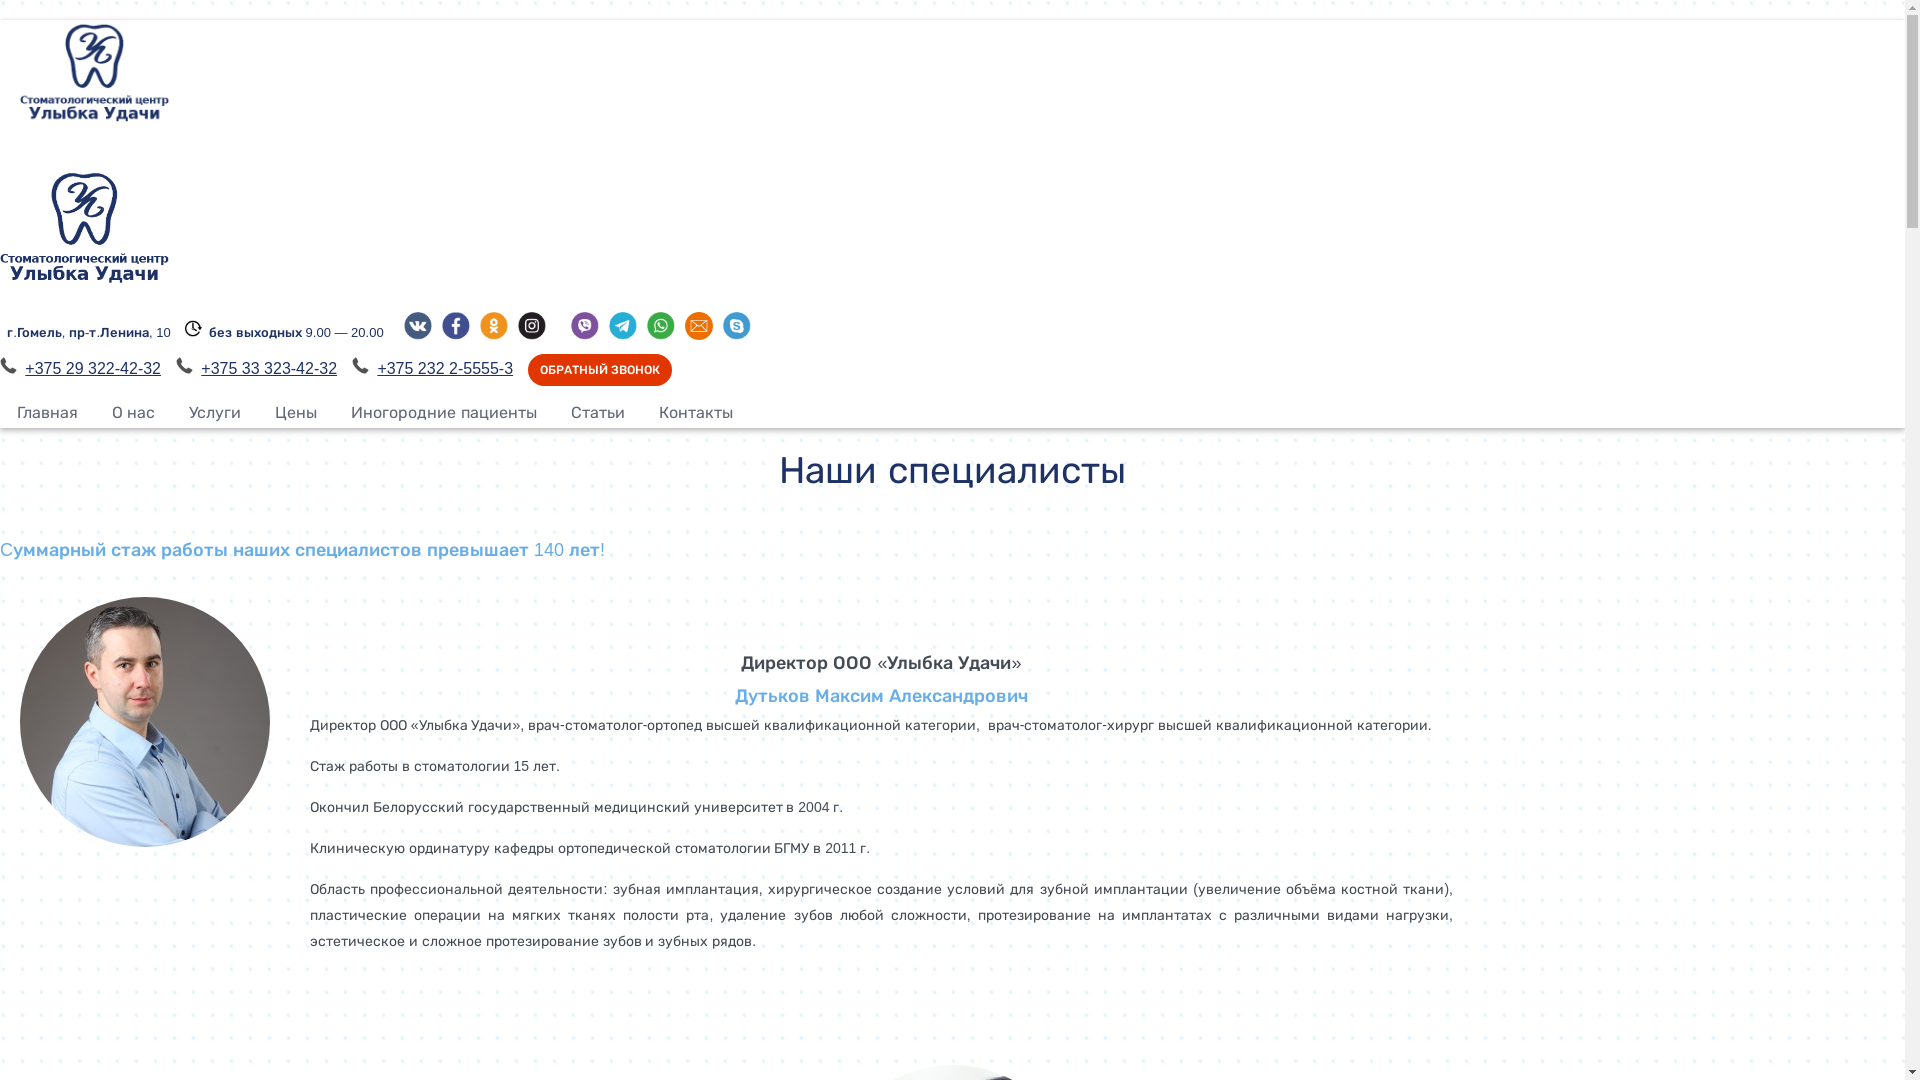 This screenshot has width=1920, height=1080. Describe the element at coordinates (444, 368) in the screenshot. I see `'+375 232 2-5555-3'` at that location.